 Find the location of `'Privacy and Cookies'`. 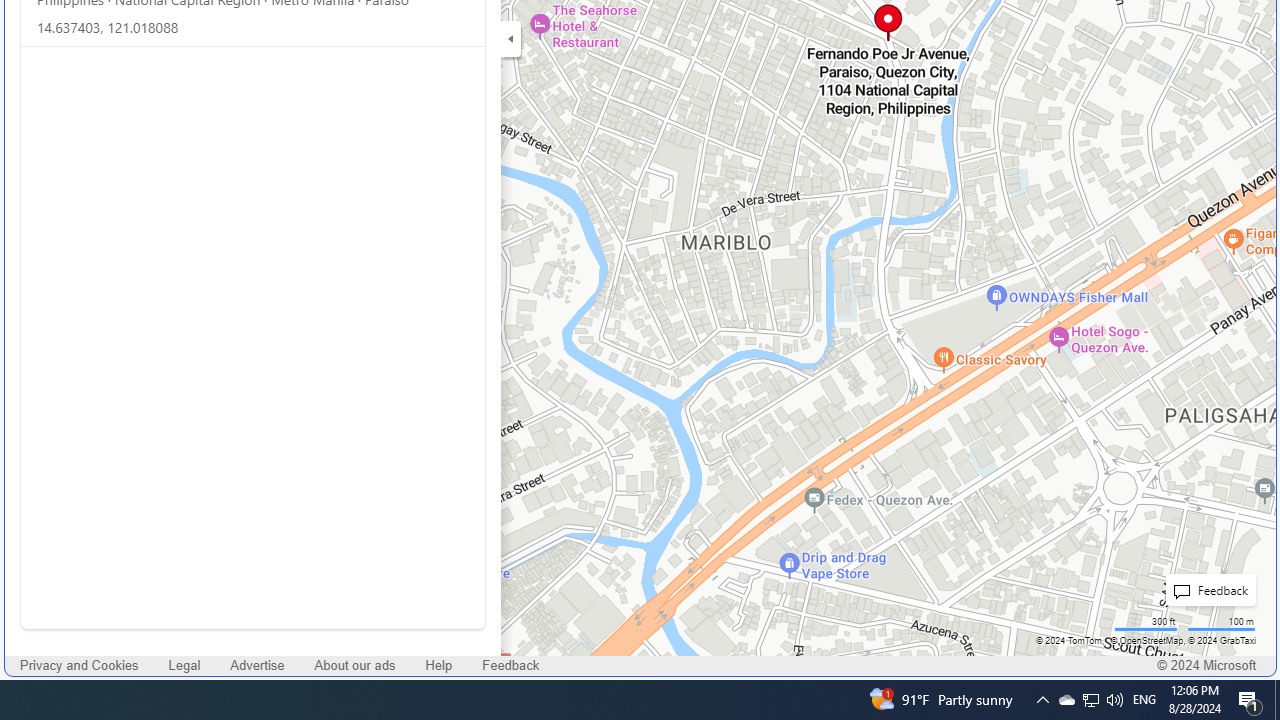

'Privacy and Cookies' is located at coordinates (80, 665).